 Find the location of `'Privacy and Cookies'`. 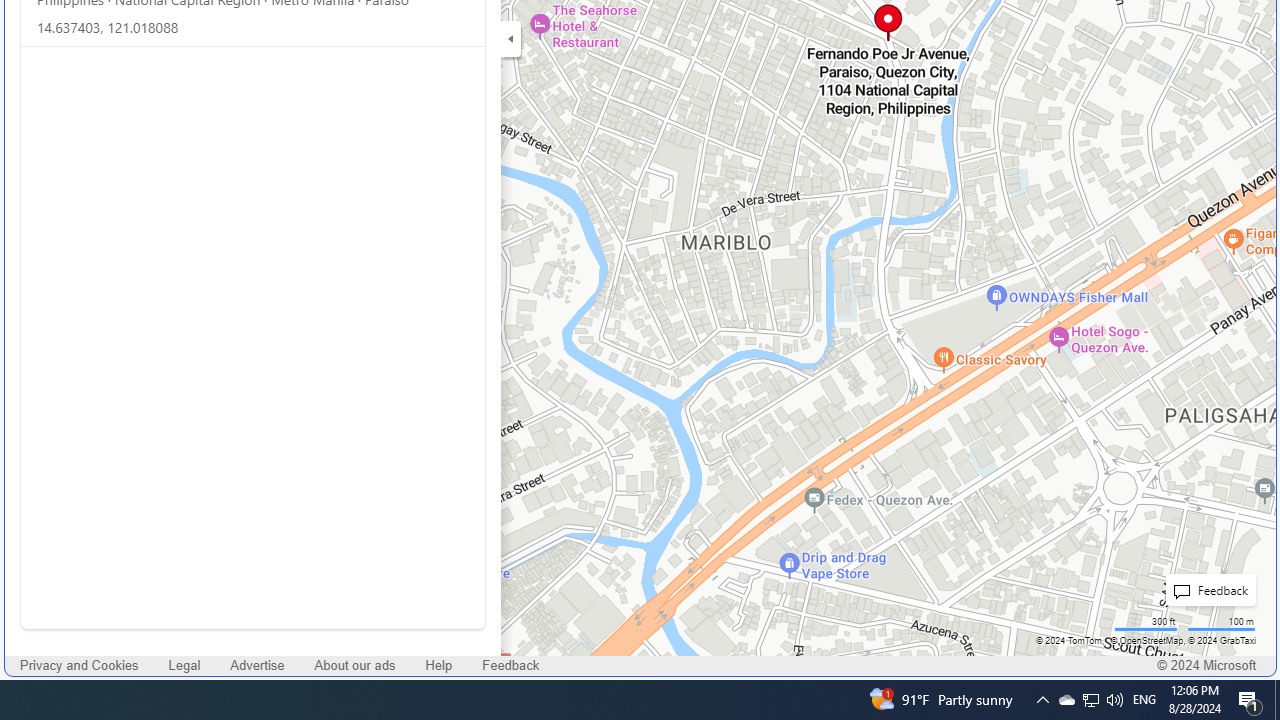

'Privacy and Cookies' is located at coordinates (80, 665).